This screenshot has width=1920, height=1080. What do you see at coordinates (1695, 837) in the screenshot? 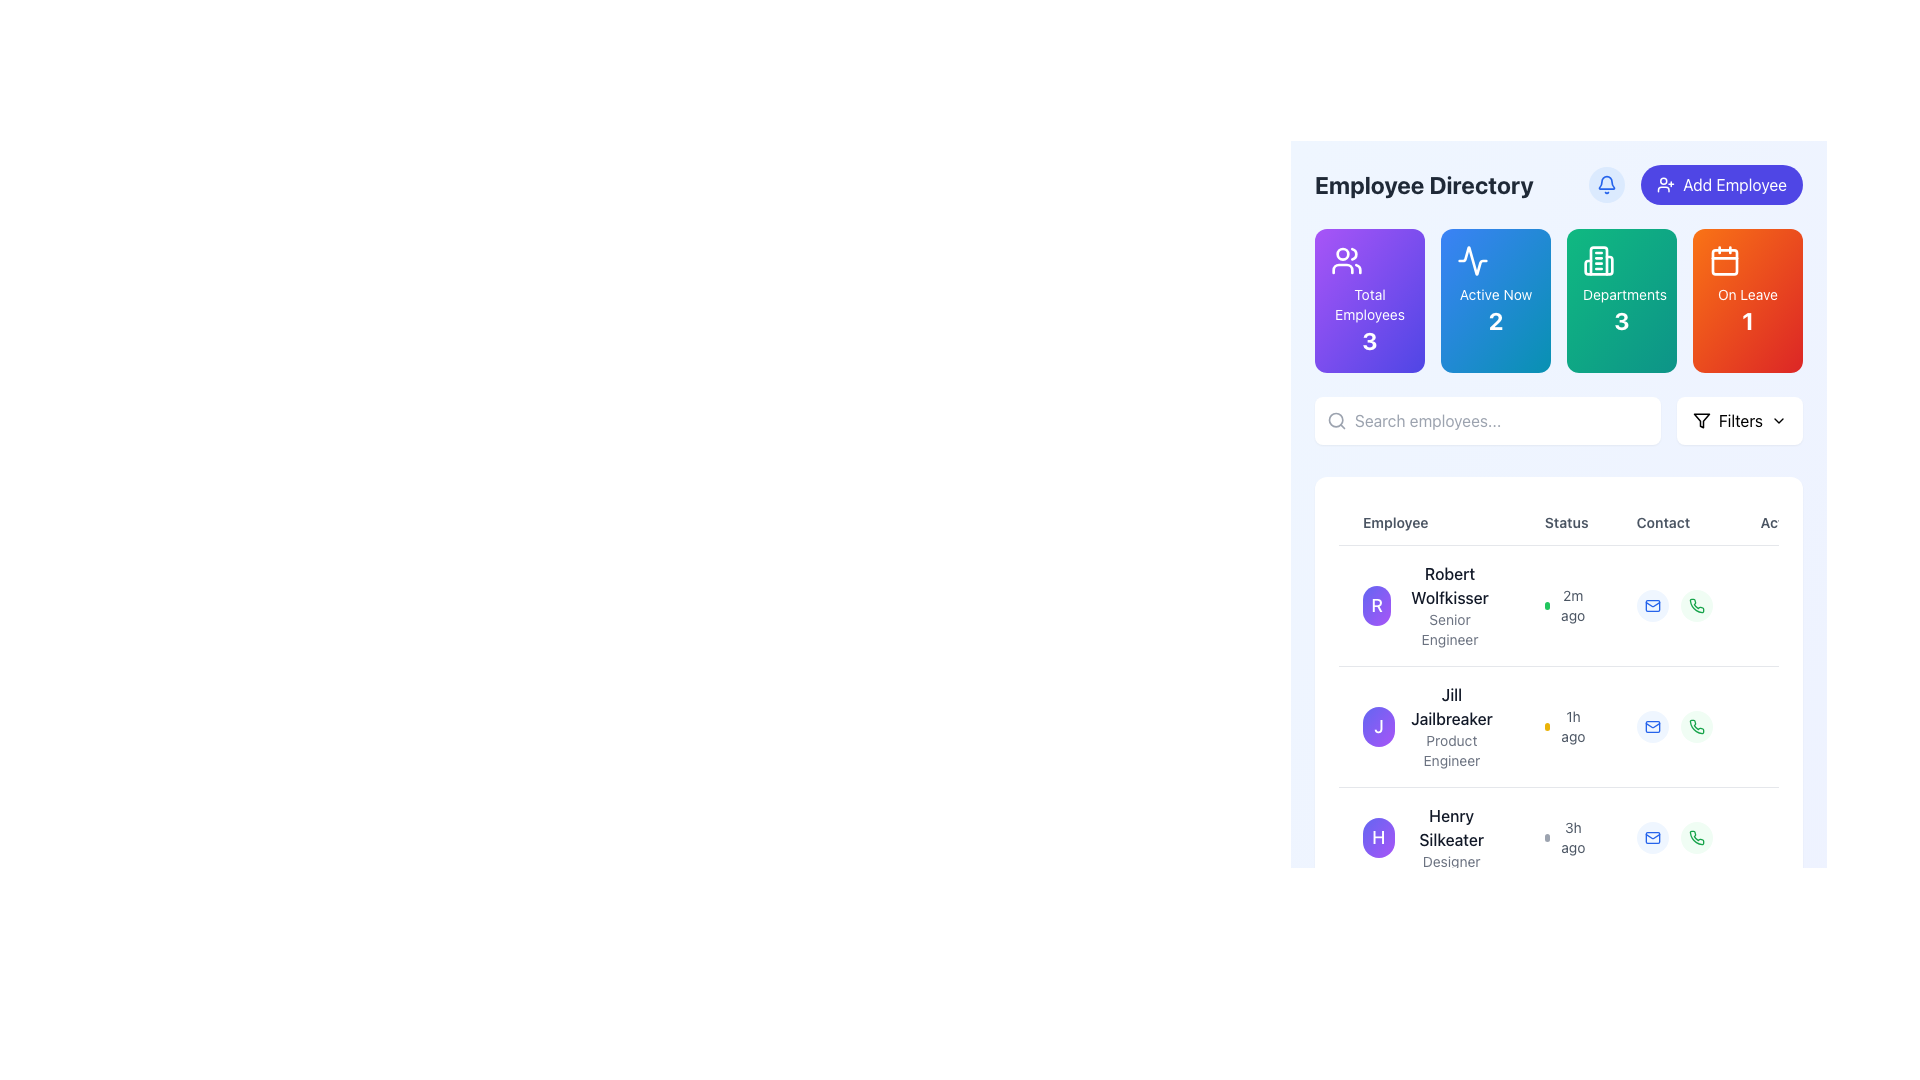
I see `the button located at the rightmost end of the 'Contact' column, adjacent to the blue envelope icon` at bounding box center [1695, 837].